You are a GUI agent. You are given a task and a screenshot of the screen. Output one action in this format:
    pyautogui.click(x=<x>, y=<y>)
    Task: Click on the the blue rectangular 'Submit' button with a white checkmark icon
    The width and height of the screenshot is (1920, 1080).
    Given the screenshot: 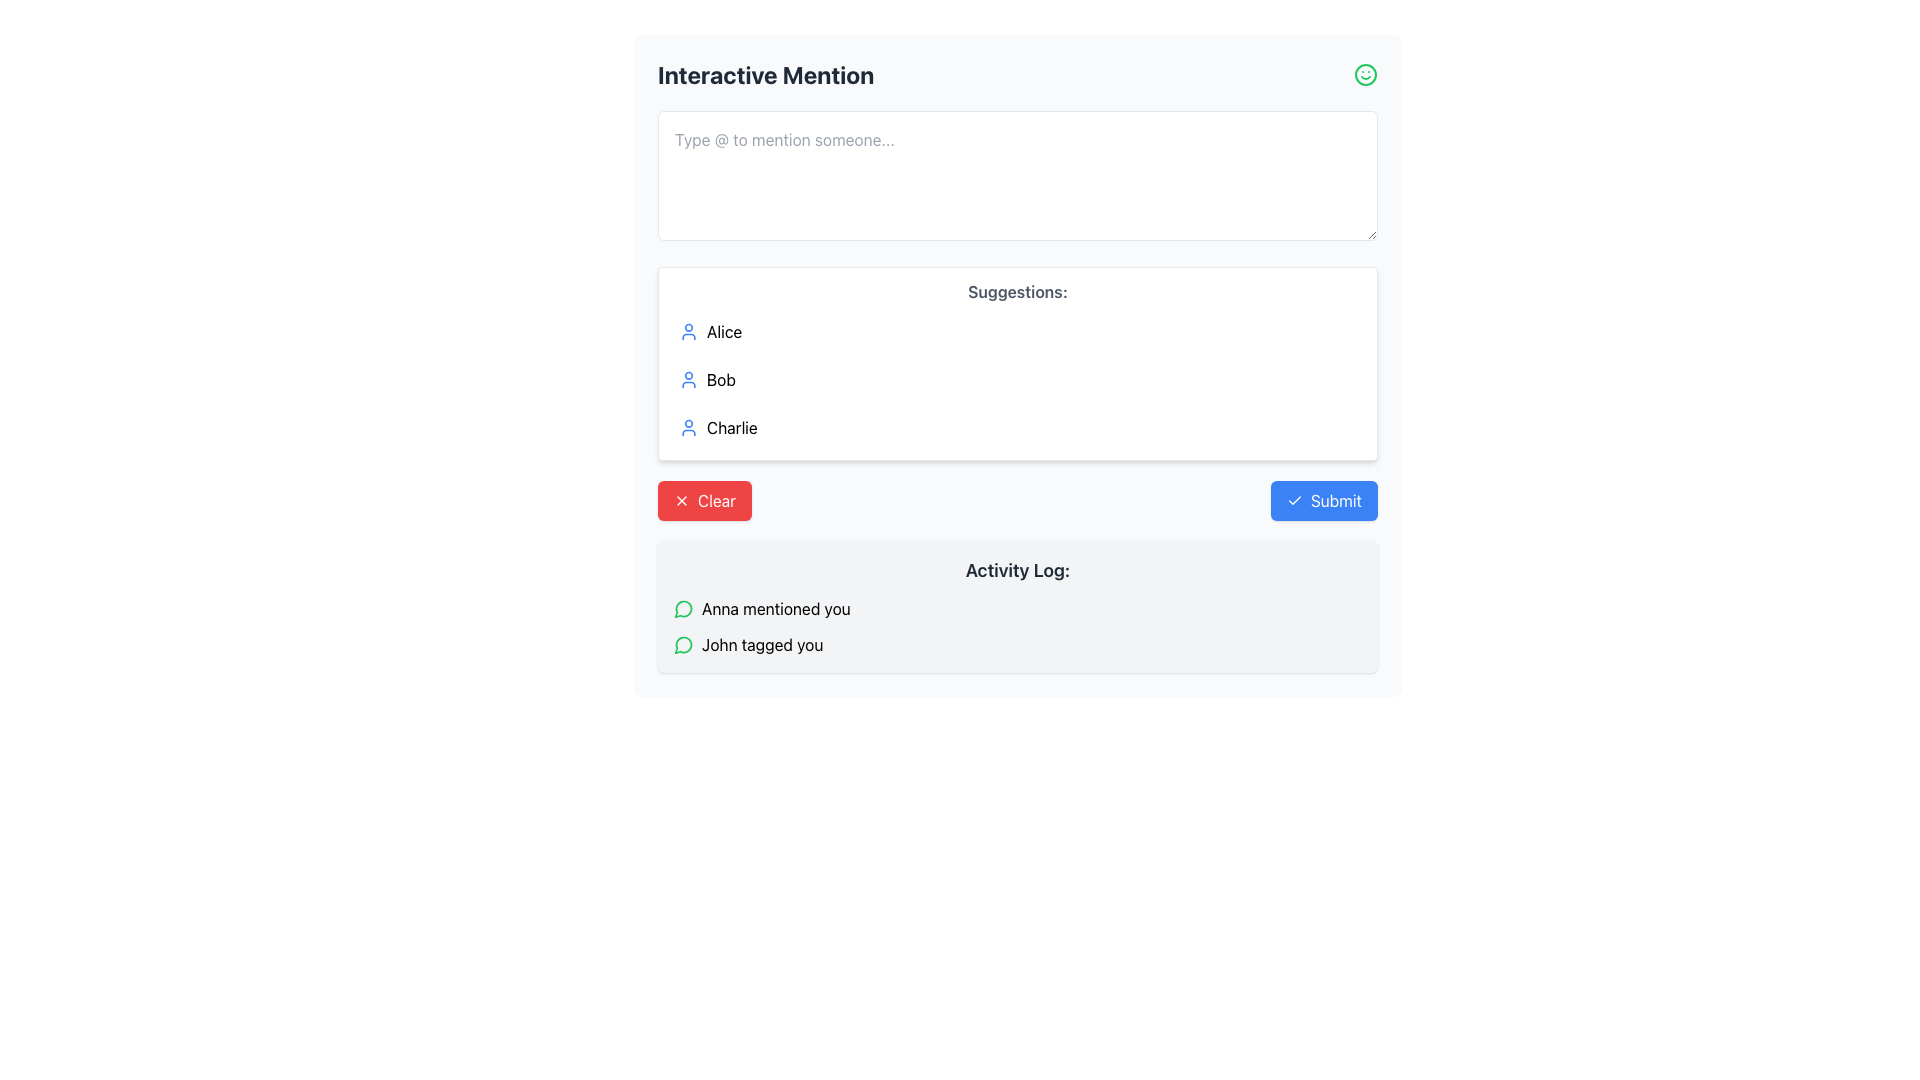 What is the action you would take?
    pyautogui.click(x=1324, y=500)
    